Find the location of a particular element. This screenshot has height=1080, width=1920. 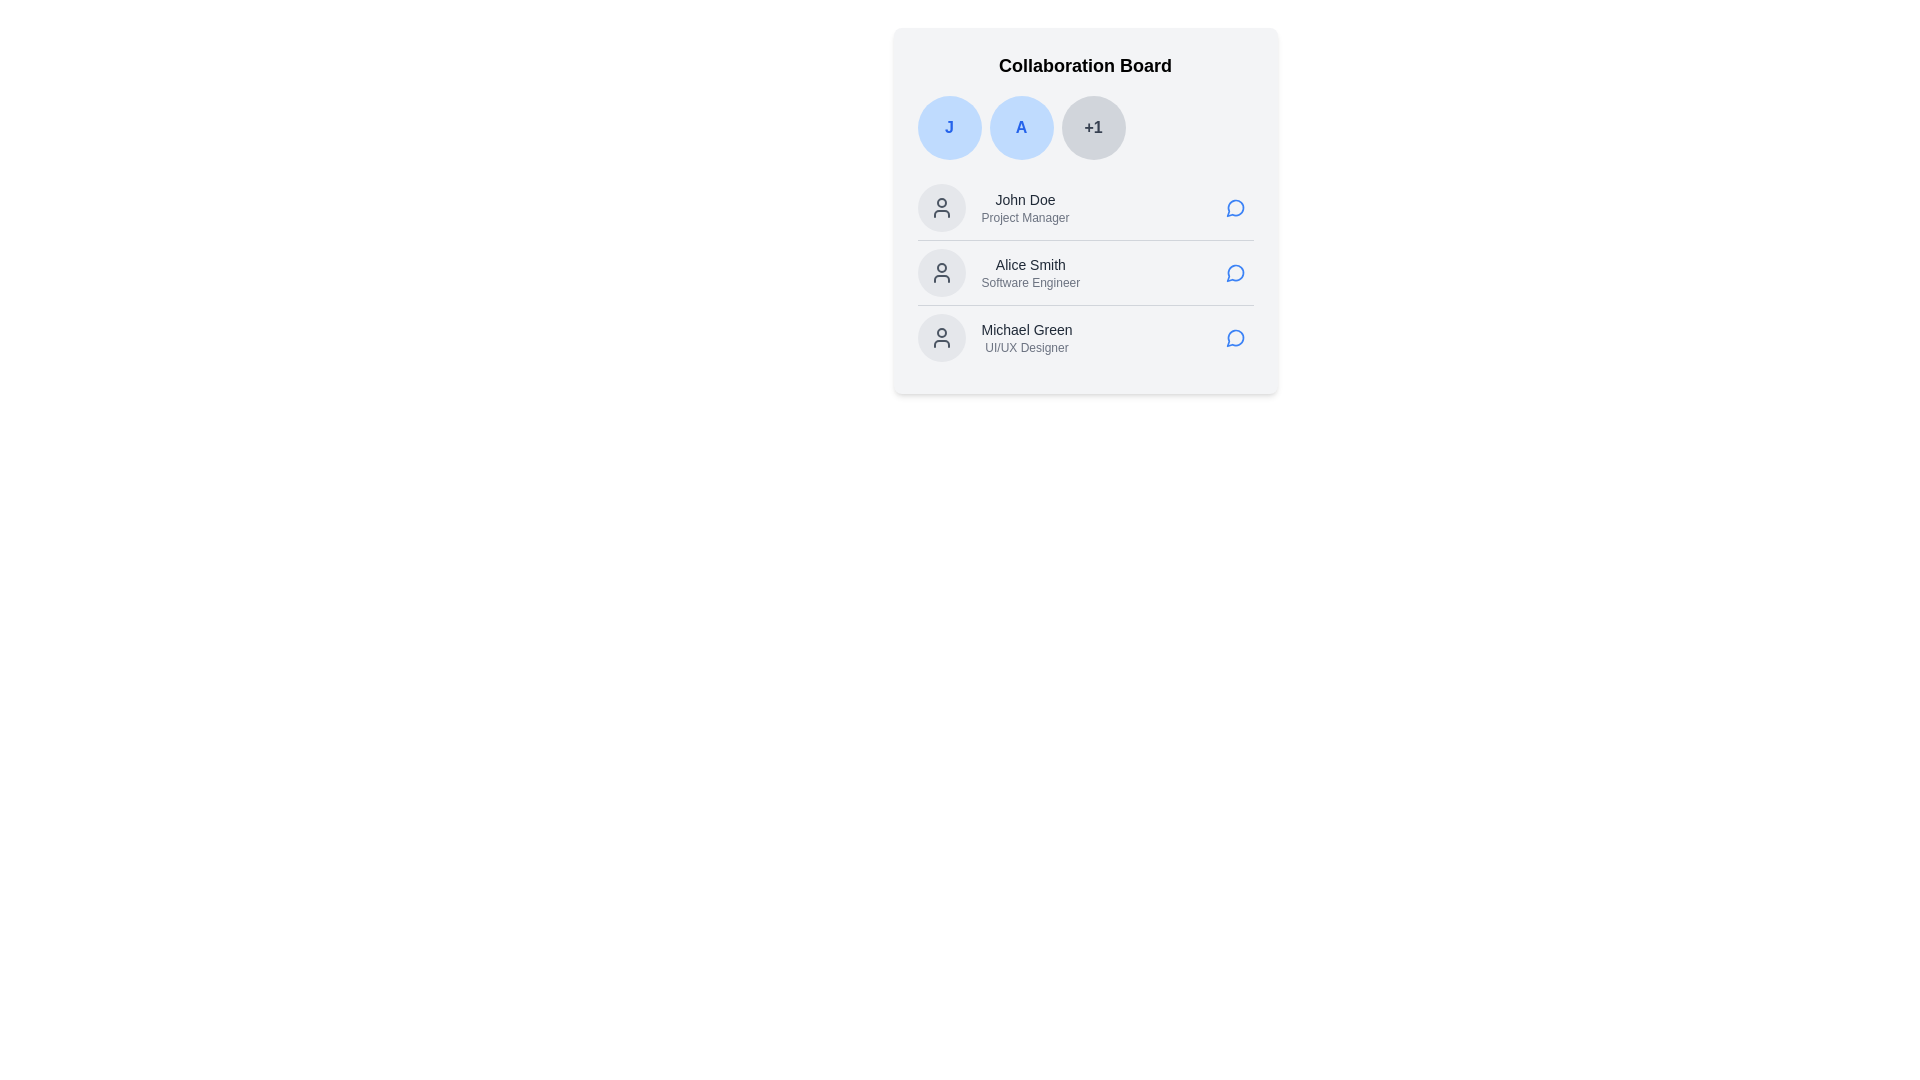

role designation of the first team member entry in the collaboration board list, which contains their name and role information is located at coordinates (1084, 208).